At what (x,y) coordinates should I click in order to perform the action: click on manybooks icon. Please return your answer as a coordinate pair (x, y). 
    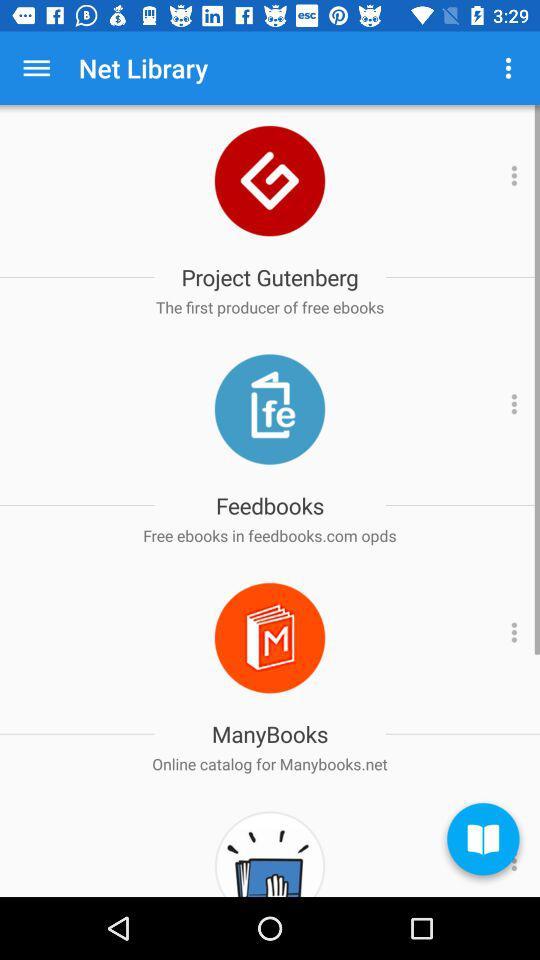
    Looking at the image, I should click on (270, 637).